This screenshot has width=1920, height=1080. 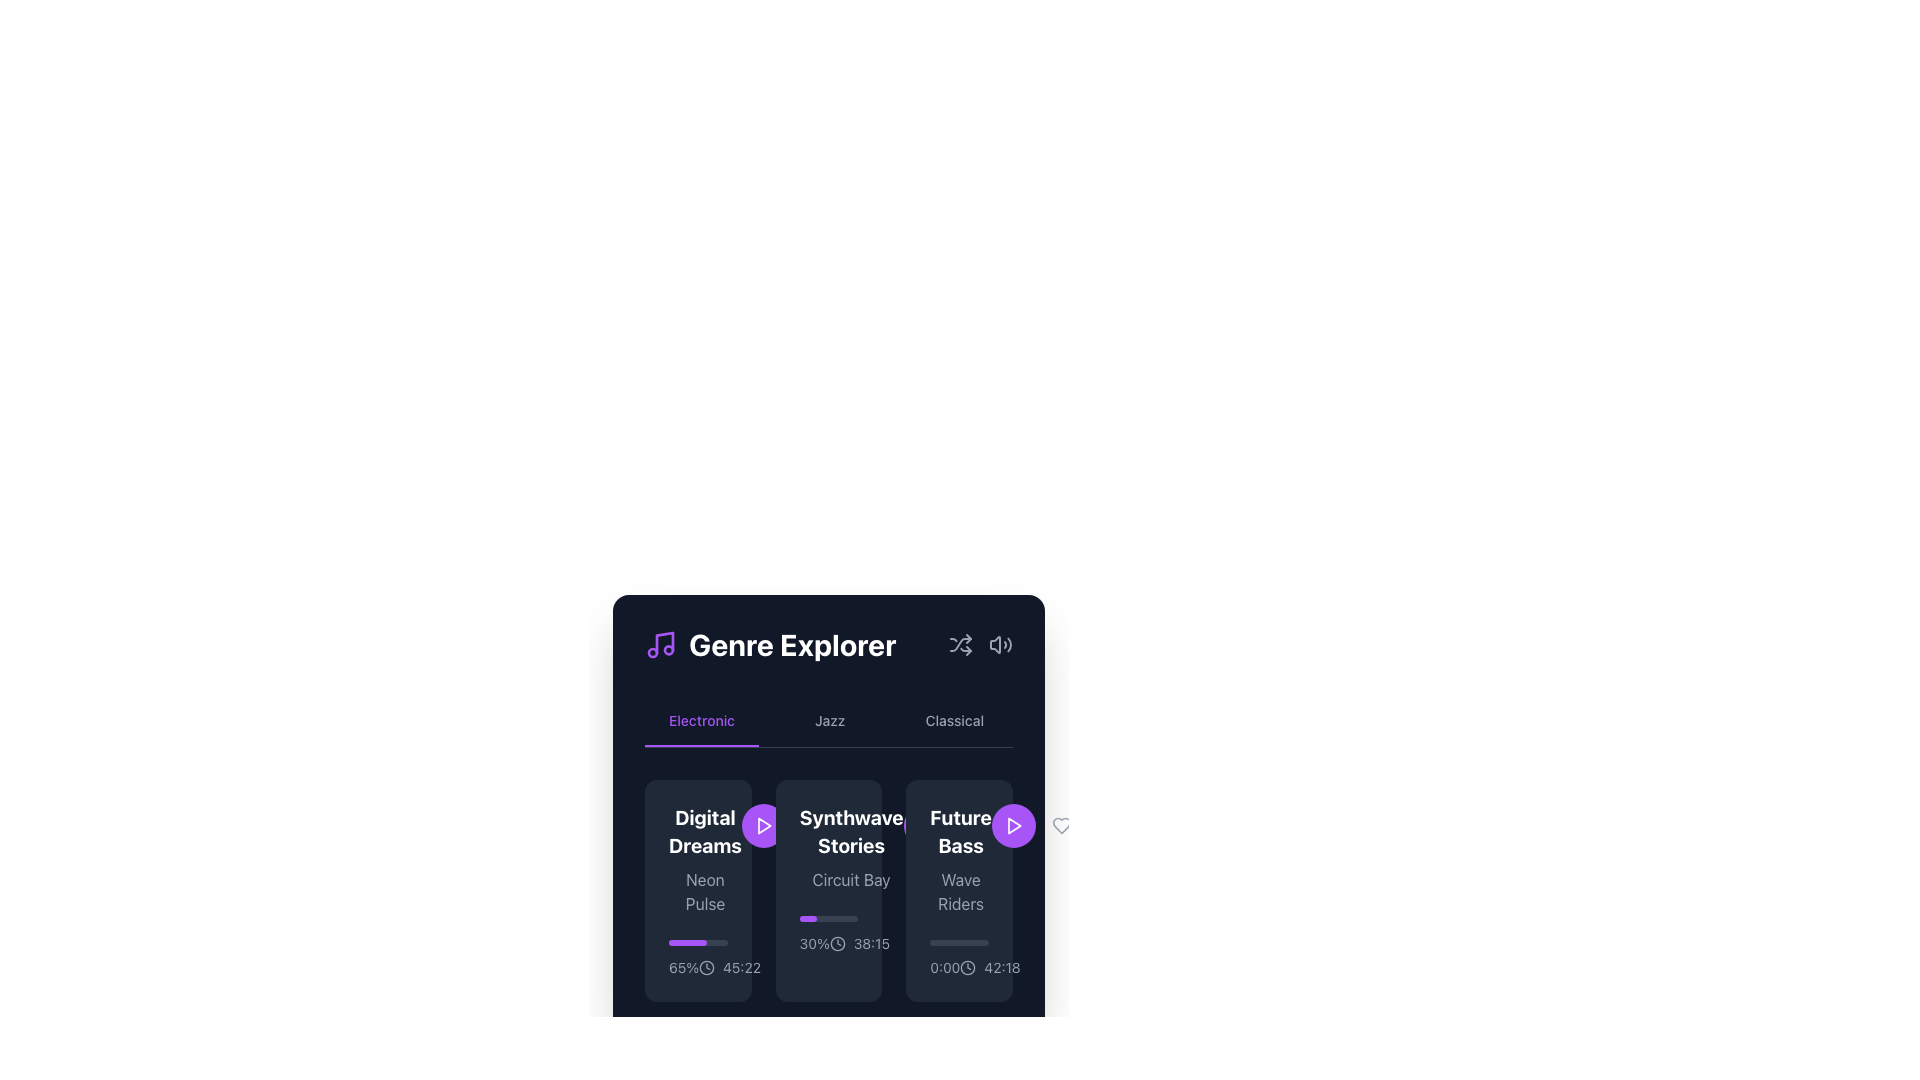 I want to click on the Text Display element that represents the title and subtitle for a song or playlist in the first card of the 'Genre Explorer' interface, so click(x=698, y=859).